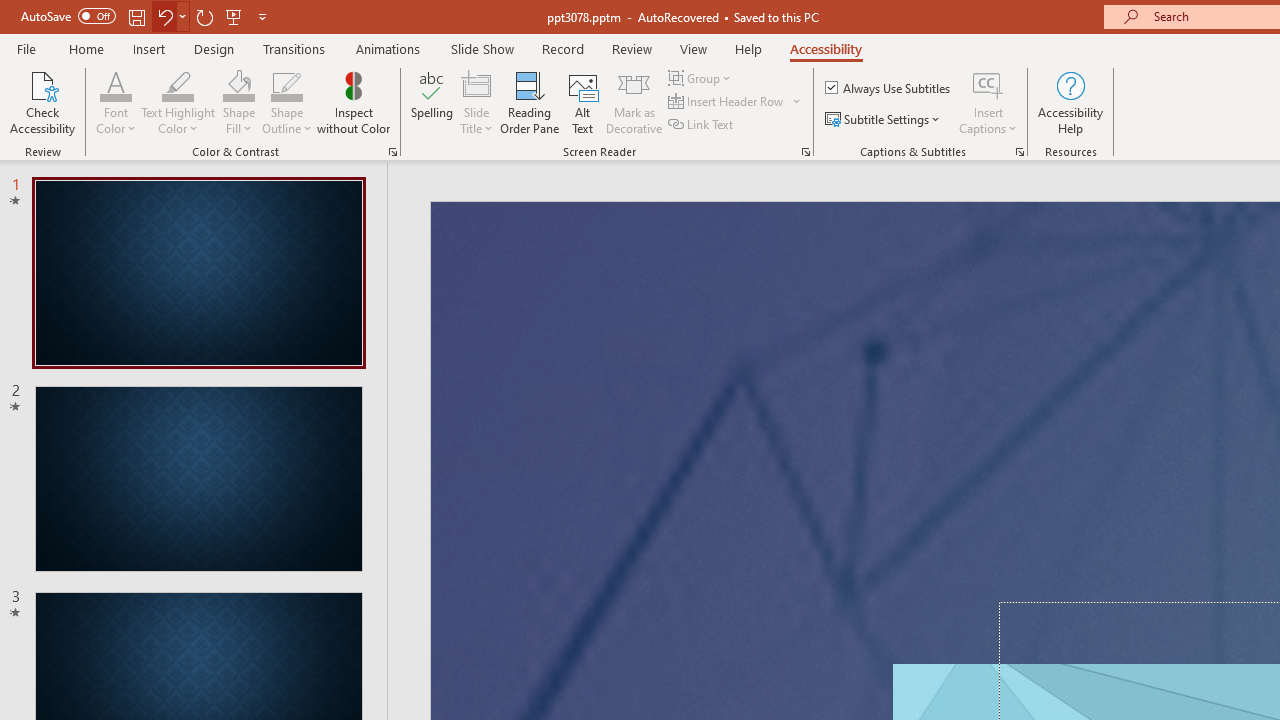 This screenshot has height=720, width=1280. What do you see at coordinates (702, 124) in the screenshot?
I see `'Link Text'` at bounding box center [702, 124].